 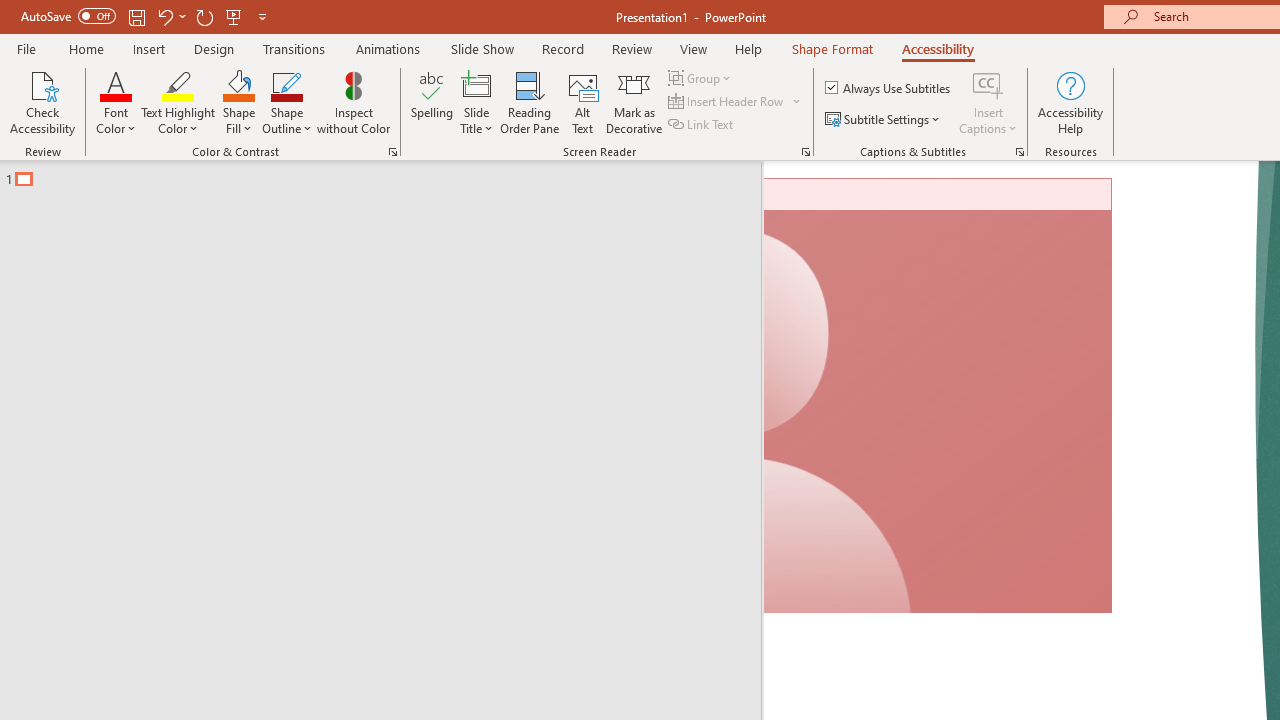 I want to click on 'Shape Fill', so click(x=238, y=103).